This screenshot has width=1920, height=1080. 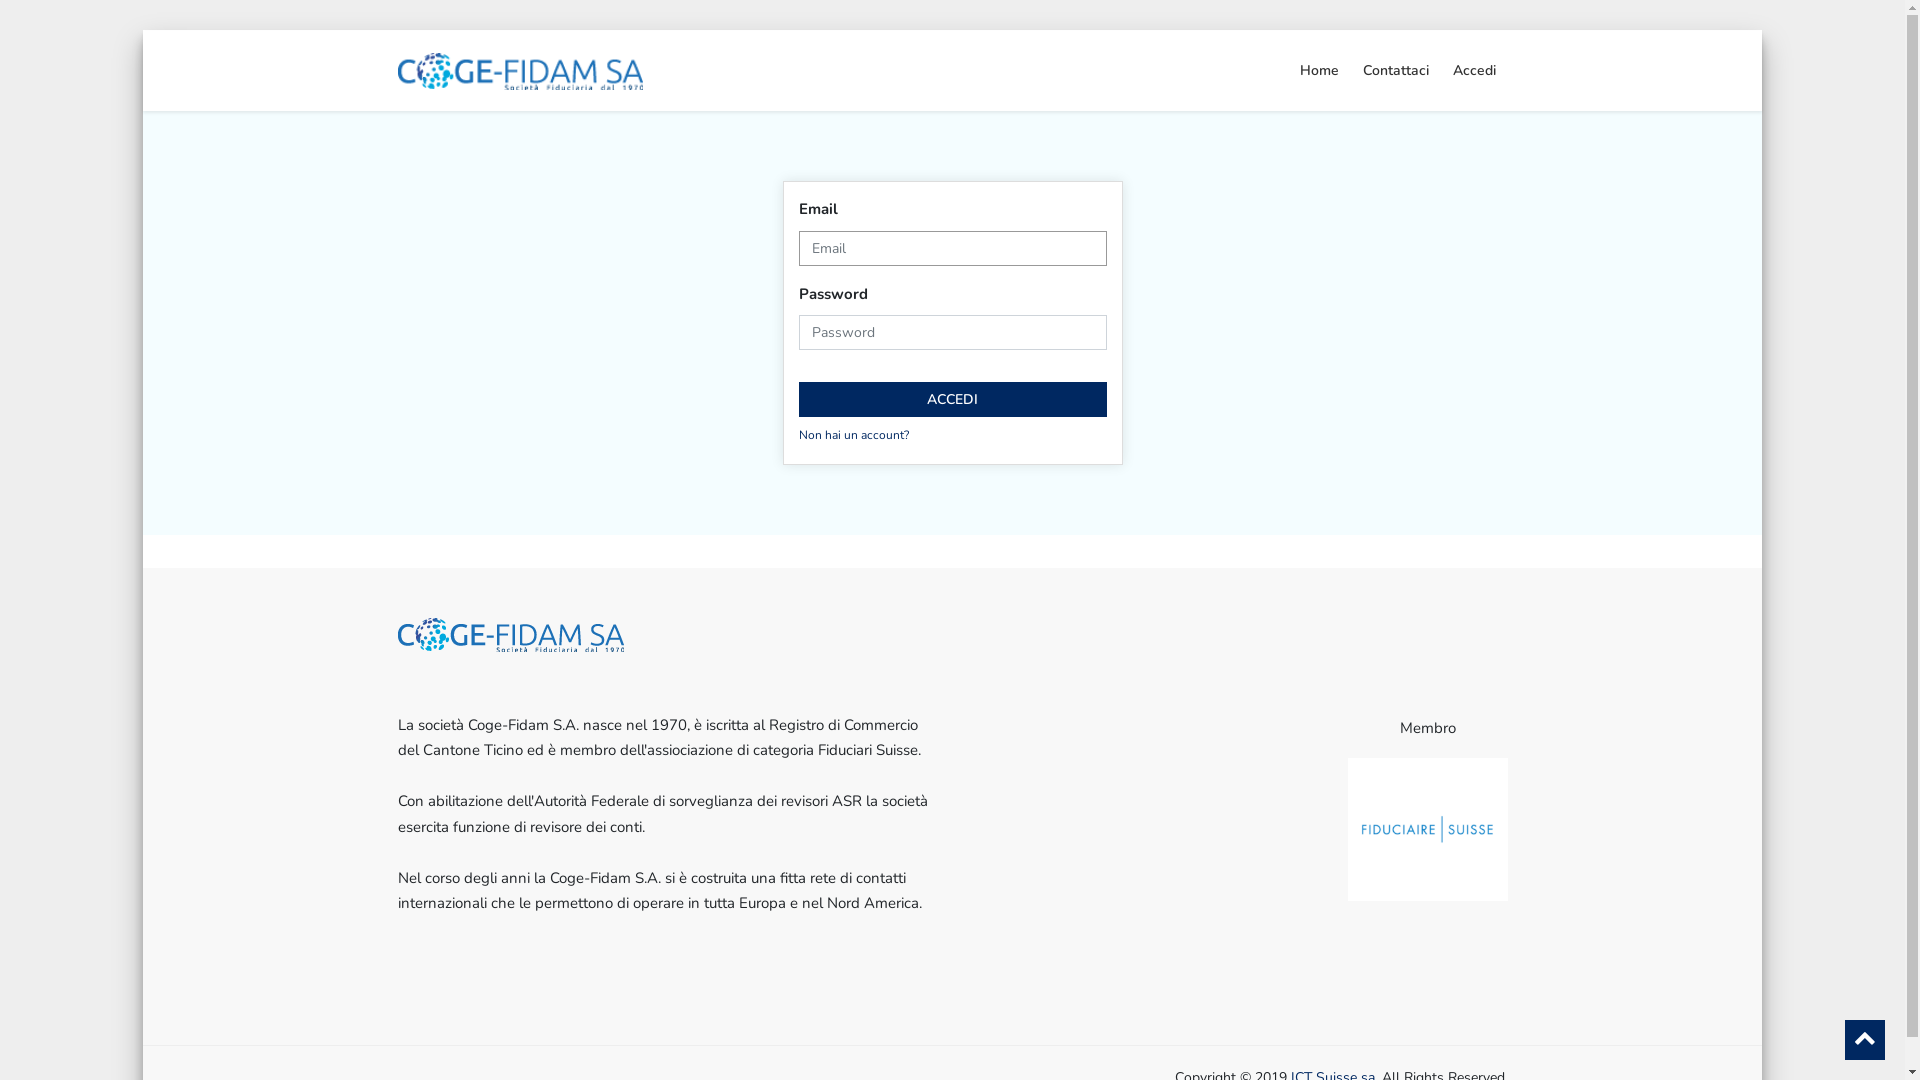 I want to click on 'Home', so click(x=1319, y=69).